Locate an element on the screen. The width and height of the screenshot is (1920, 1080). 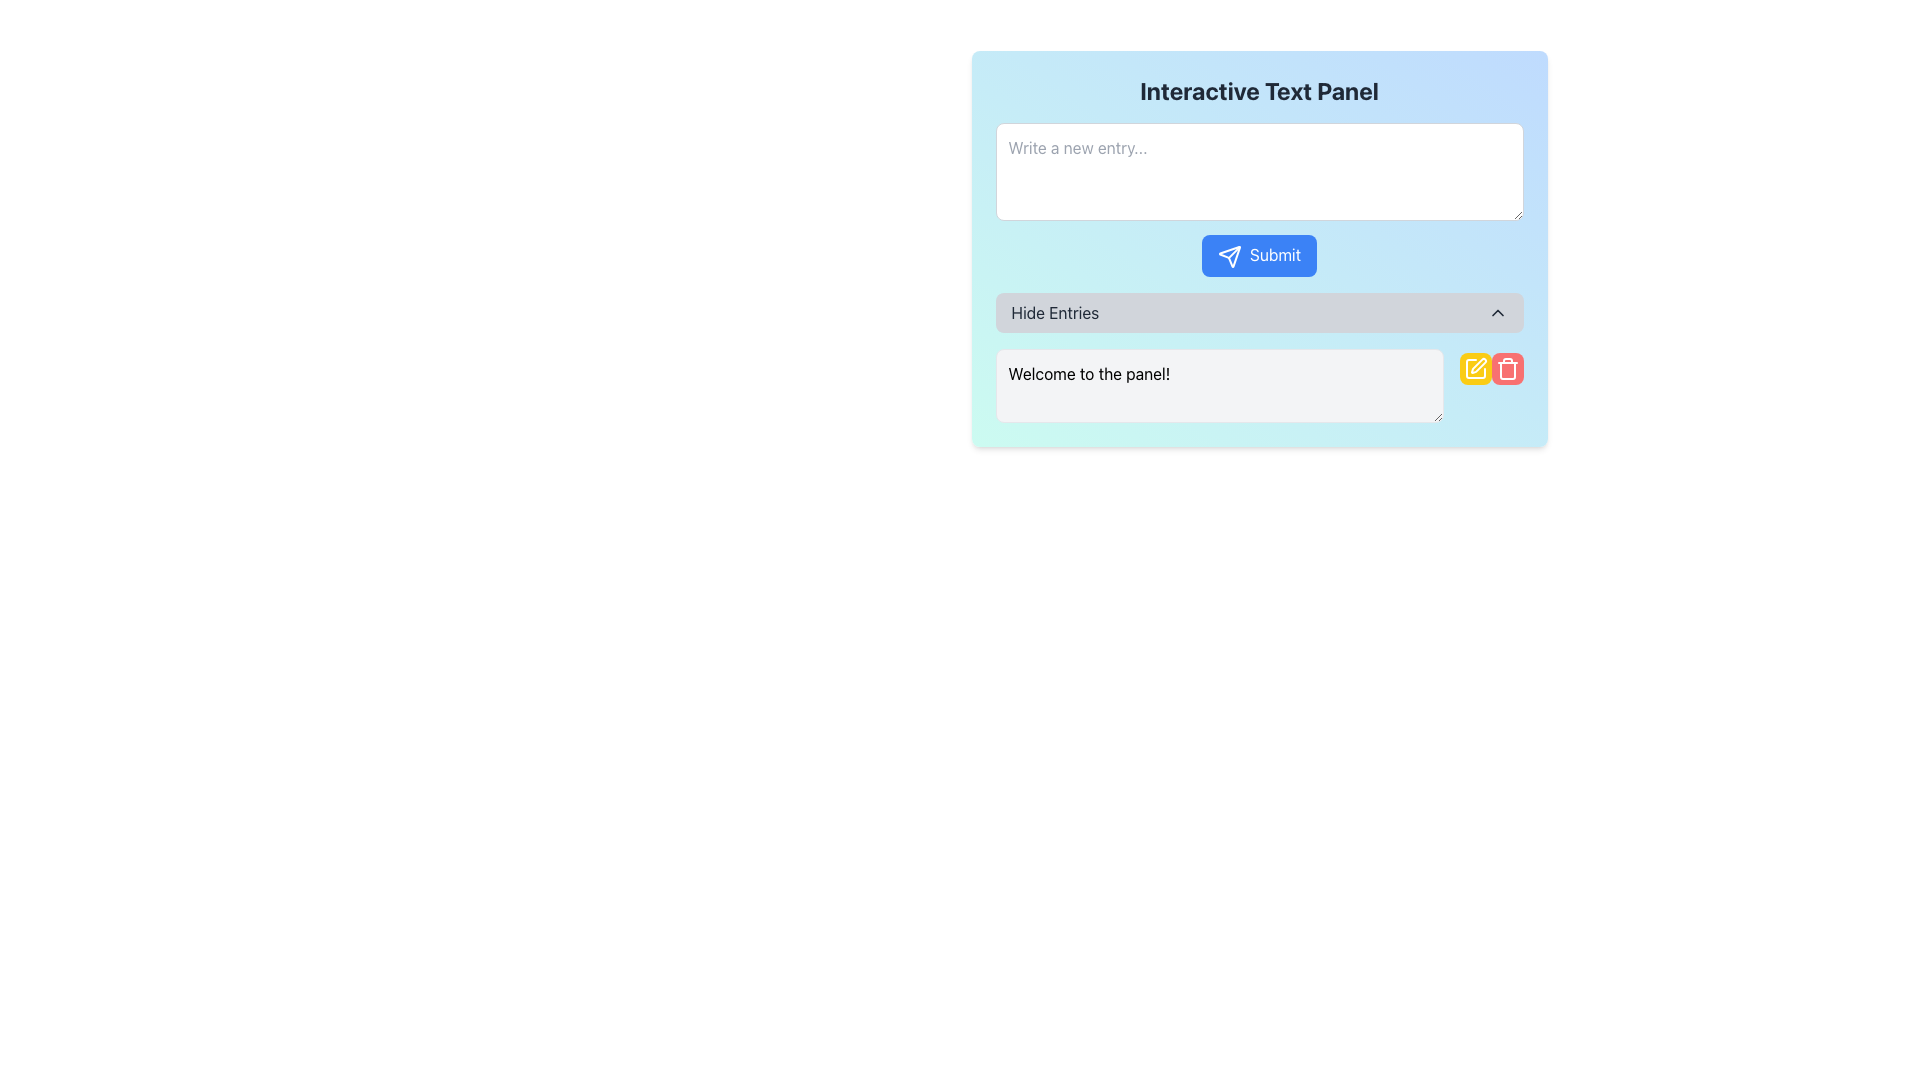
the delete button located at the bottom-right corner of the text entry section, which is the second button to the right of the text entry box is located at coordinates (1507, 368).